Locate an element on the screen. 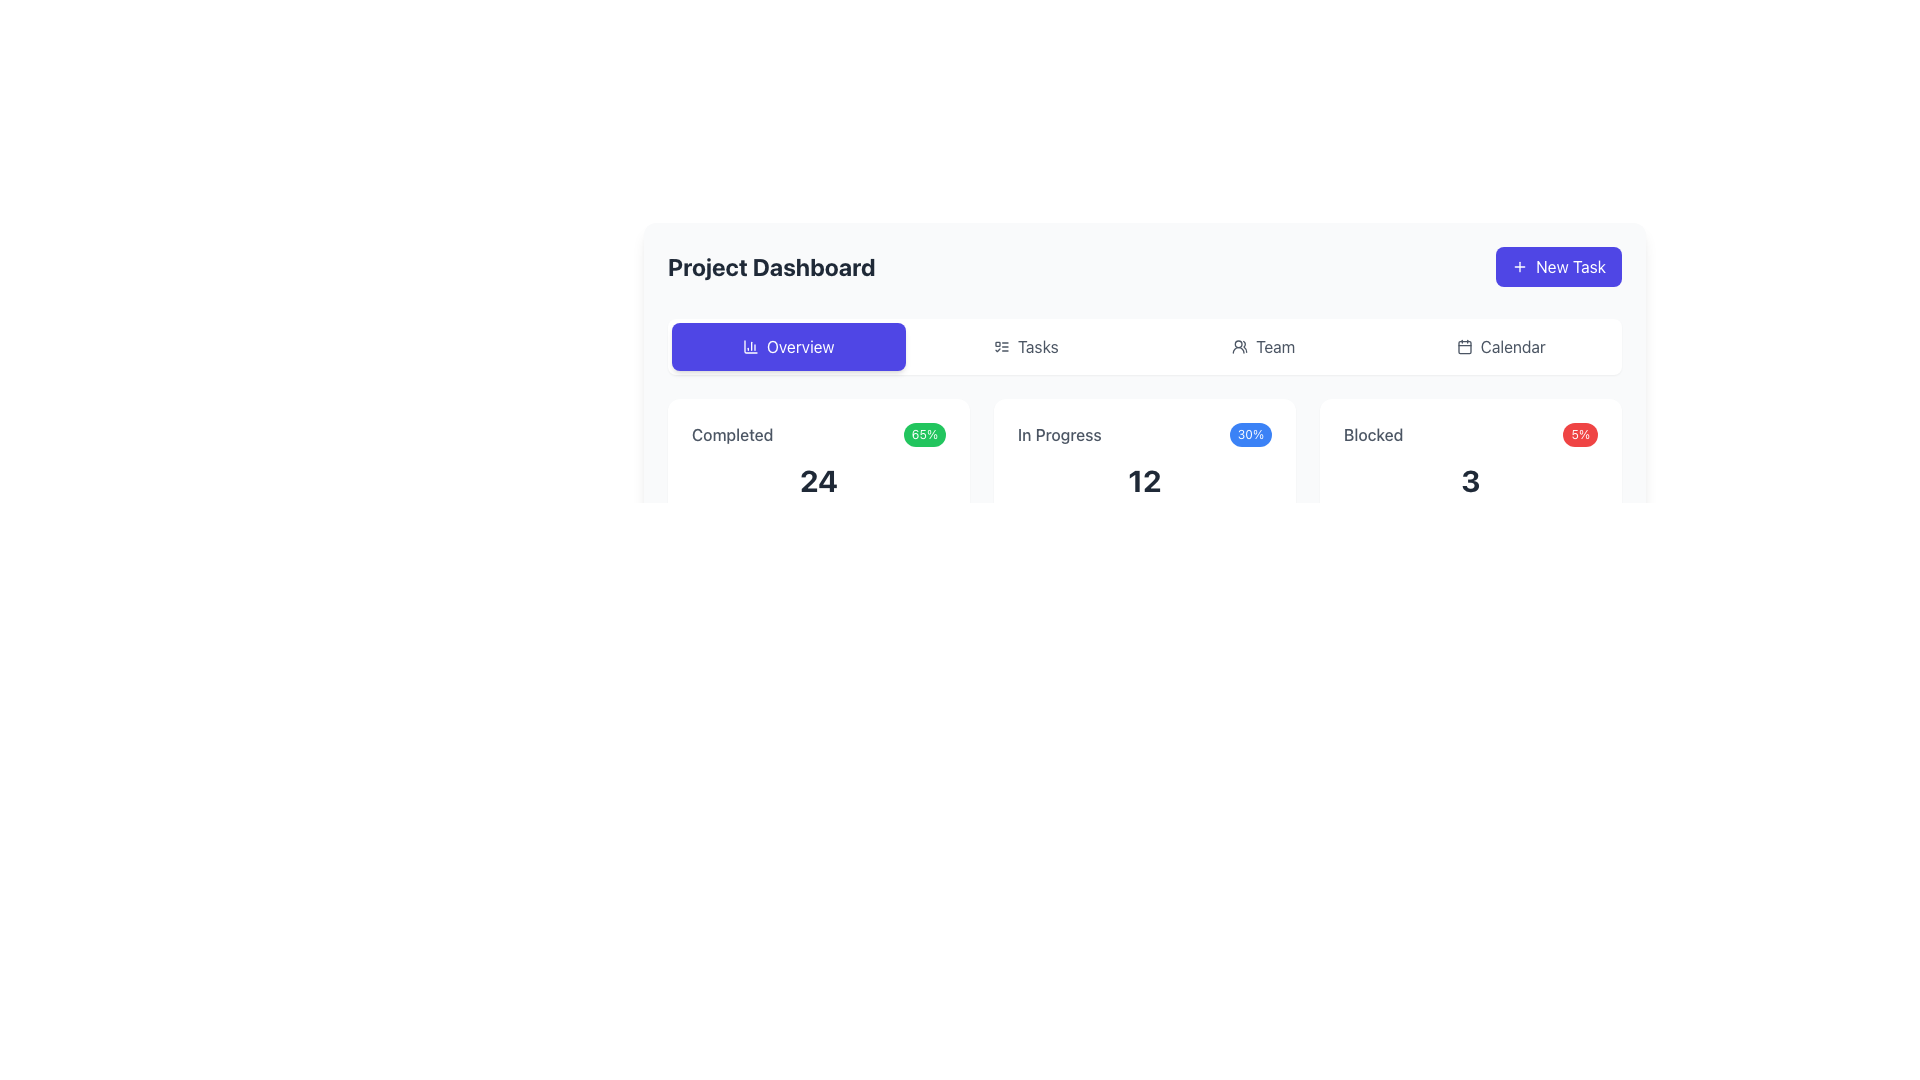  the calendar icon located in the navigational bar at the top of the interface is located at coordinates (1464, 346).